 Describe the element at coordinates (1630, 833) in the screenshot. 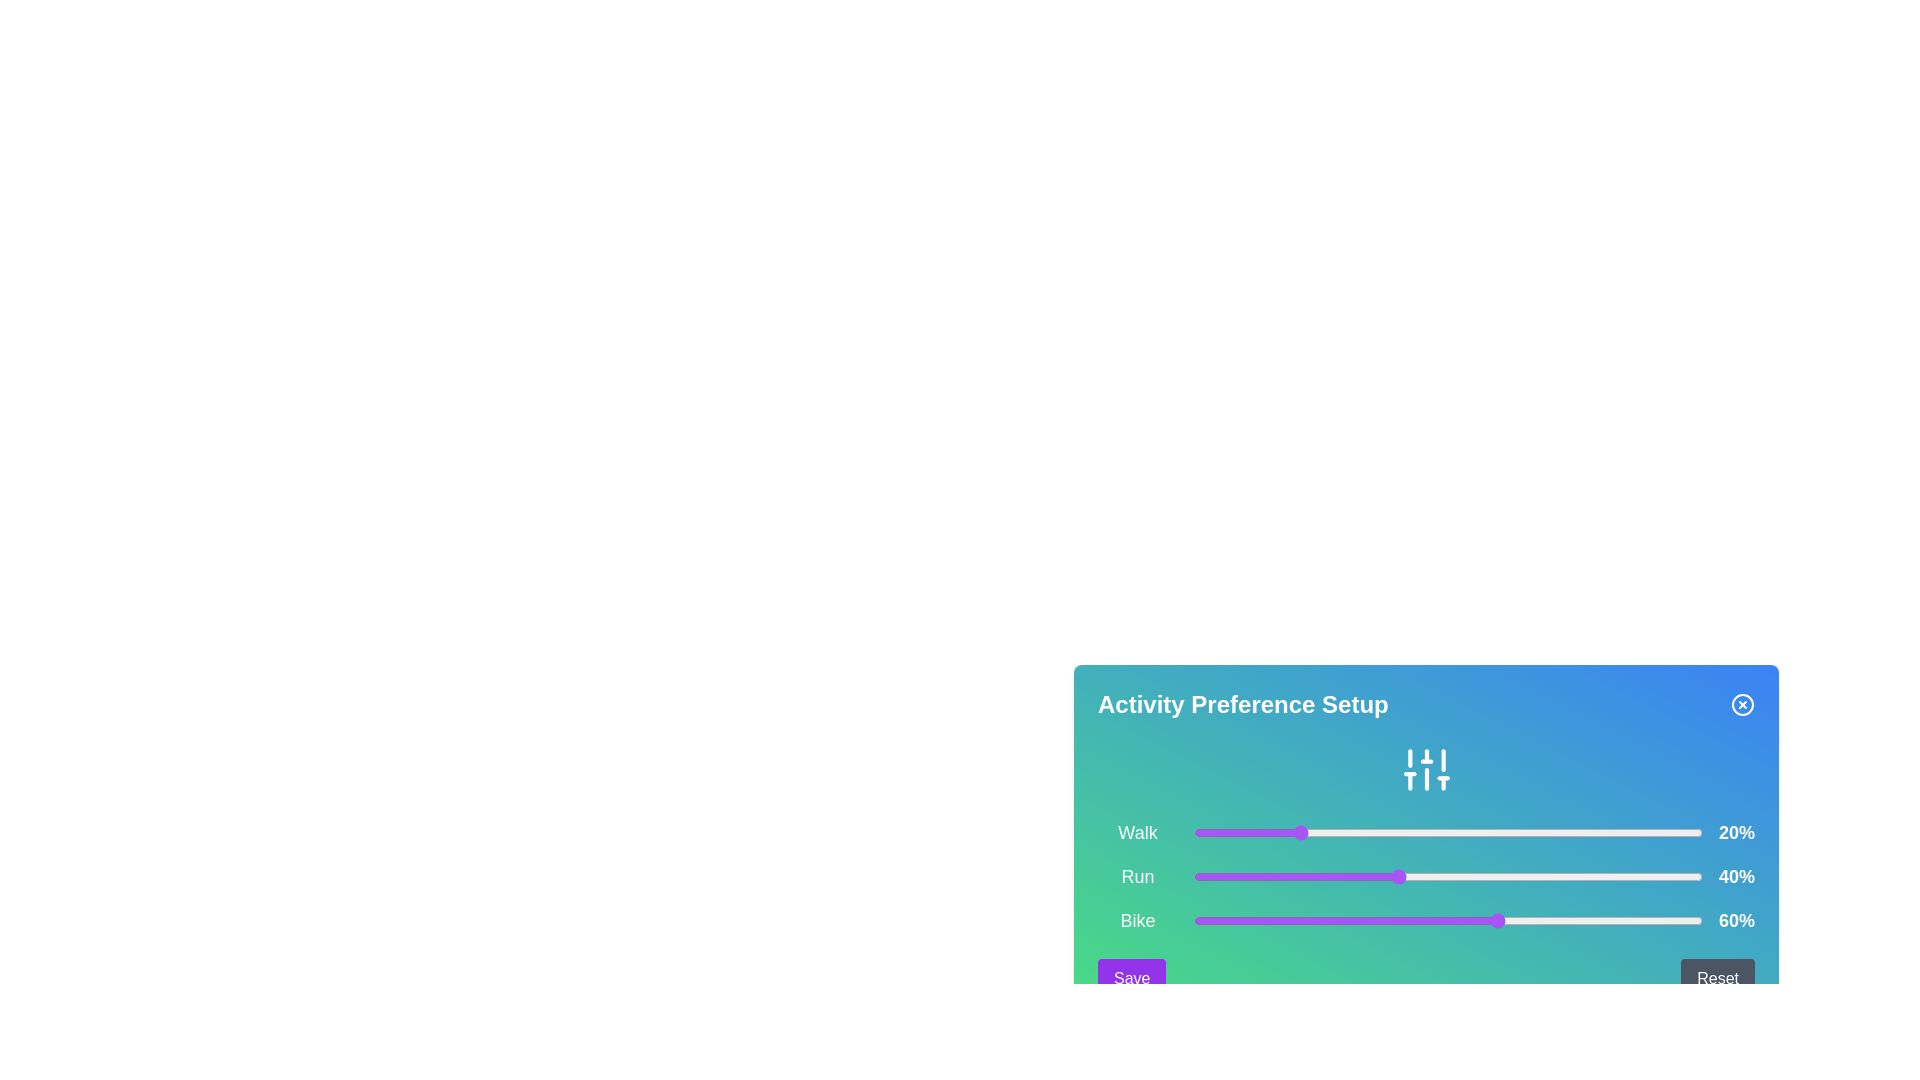

I see `the slider for 0 to 86%` at that location.